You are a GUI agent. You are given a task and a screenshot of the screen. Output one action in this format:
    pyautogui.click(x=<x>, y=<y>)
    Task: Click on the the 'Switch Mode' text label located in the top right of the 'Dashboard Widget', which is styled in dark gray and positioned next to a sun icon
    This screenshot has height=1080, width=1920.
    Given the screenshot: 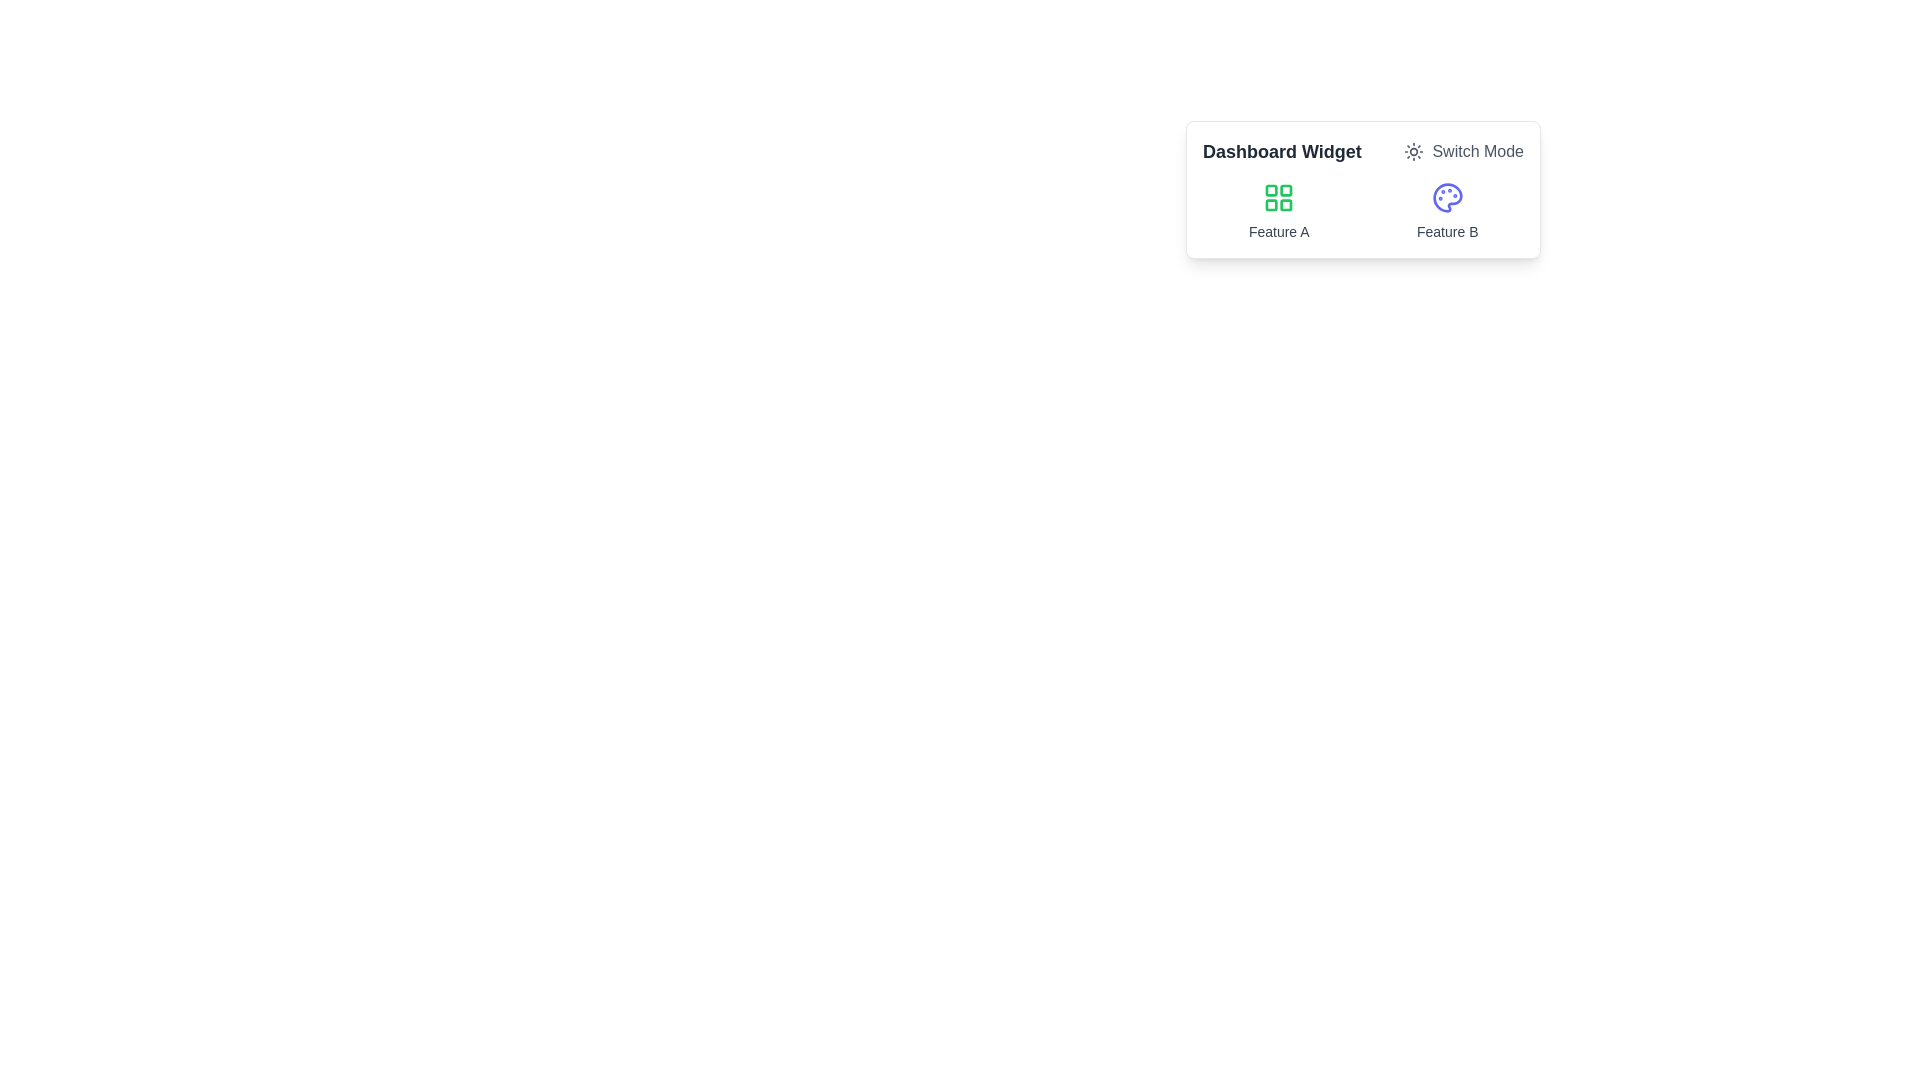 What is the action you would take?
    pyautogui.click(x=1478, y=150)
    